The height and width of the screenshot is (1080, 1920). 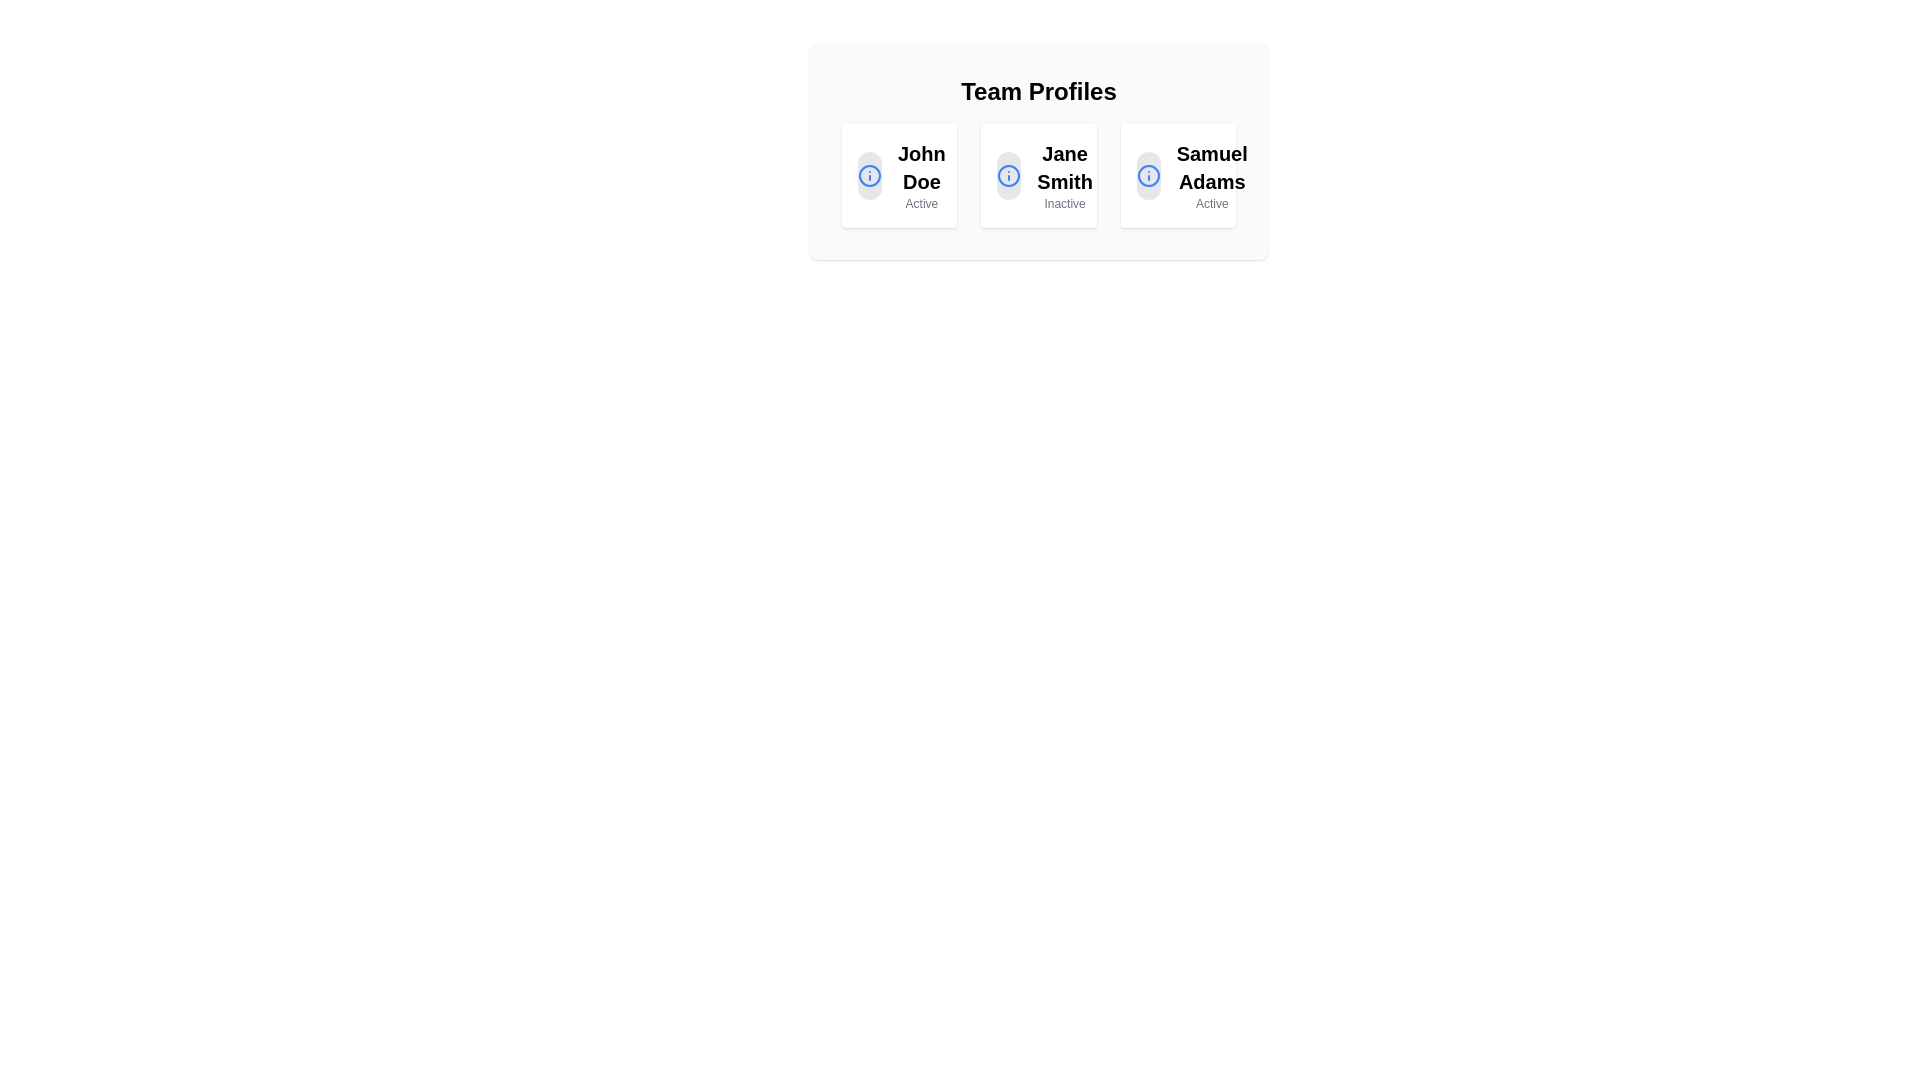 What do you see at coordinates (869, 175) in the screenshot?
I see `the circular outline element that serves as the background for the icon of 'John Doe' in the team member card` at bounding box center [869, 175].